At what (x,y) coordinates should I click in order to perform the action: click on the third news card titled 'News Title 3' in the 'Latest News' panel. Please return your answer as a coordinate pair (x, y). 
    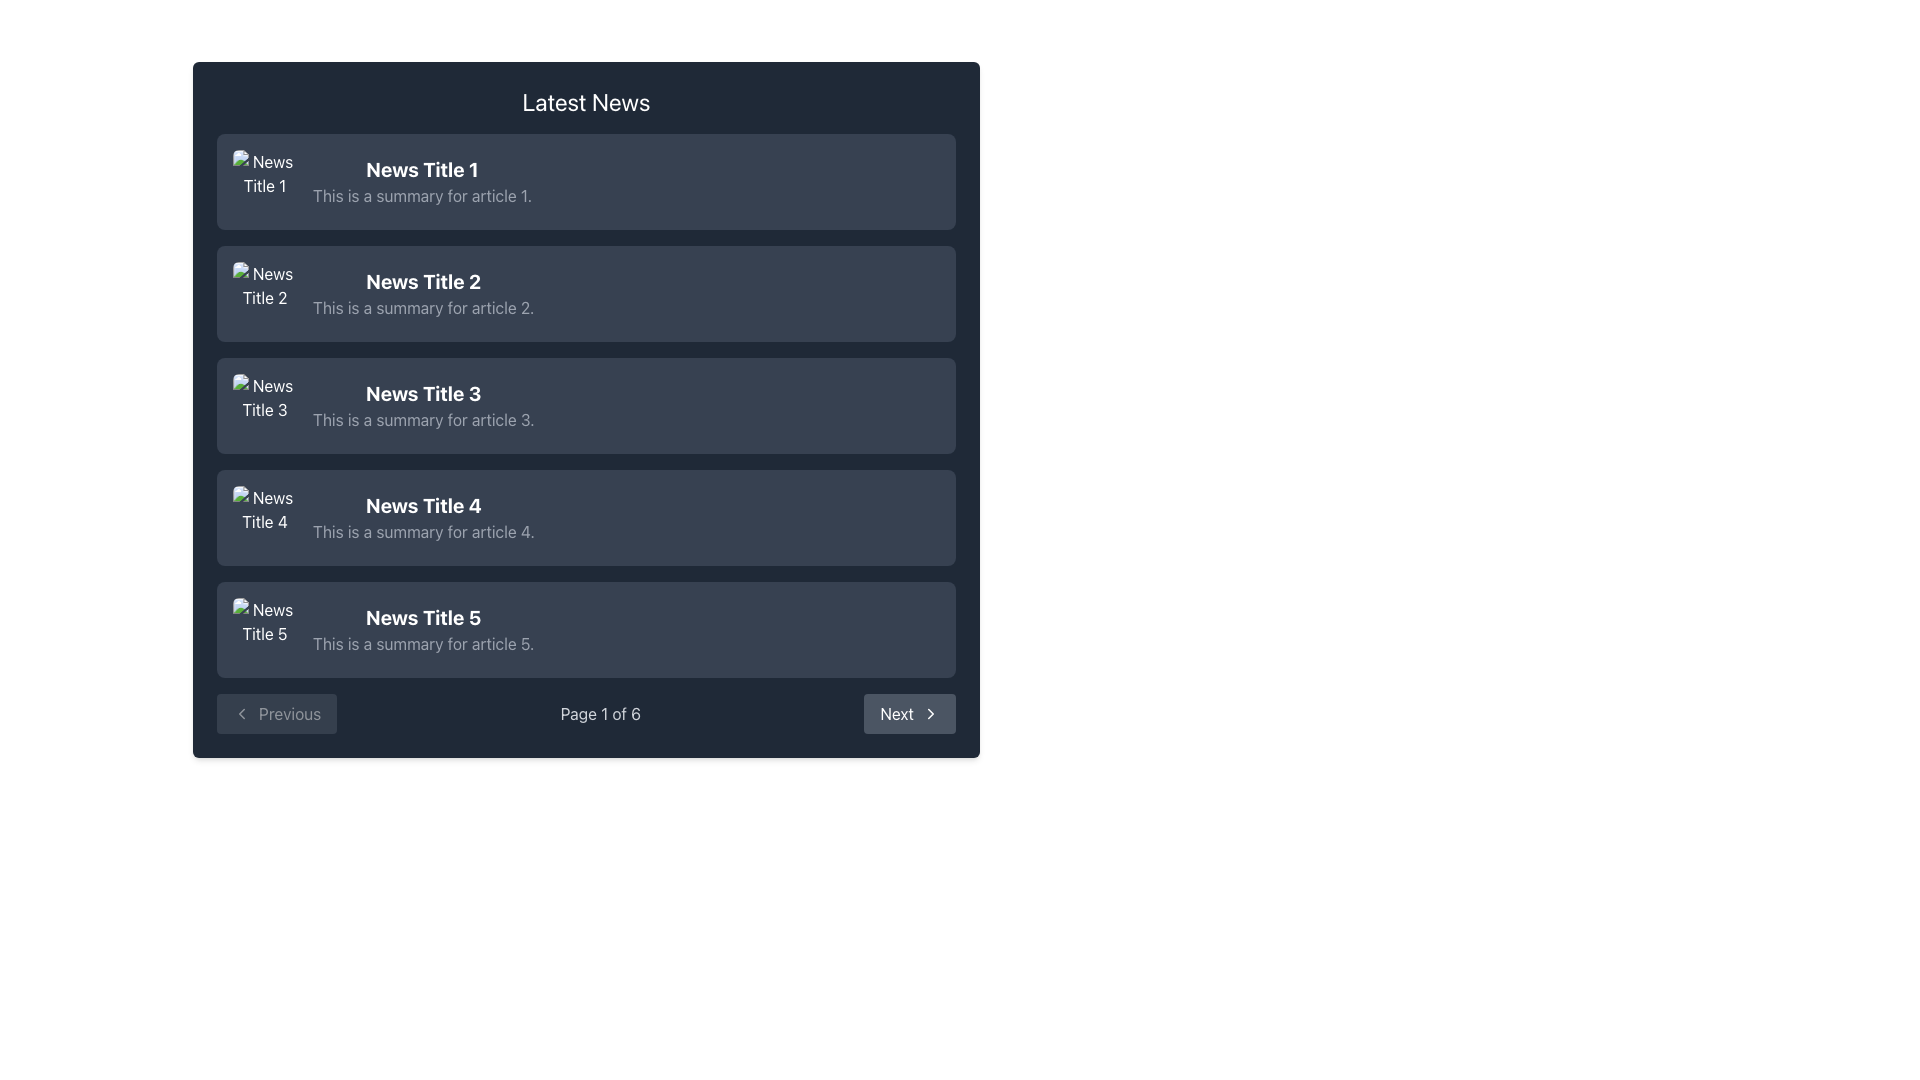
    Looking at the image, I should click on (585, 405).